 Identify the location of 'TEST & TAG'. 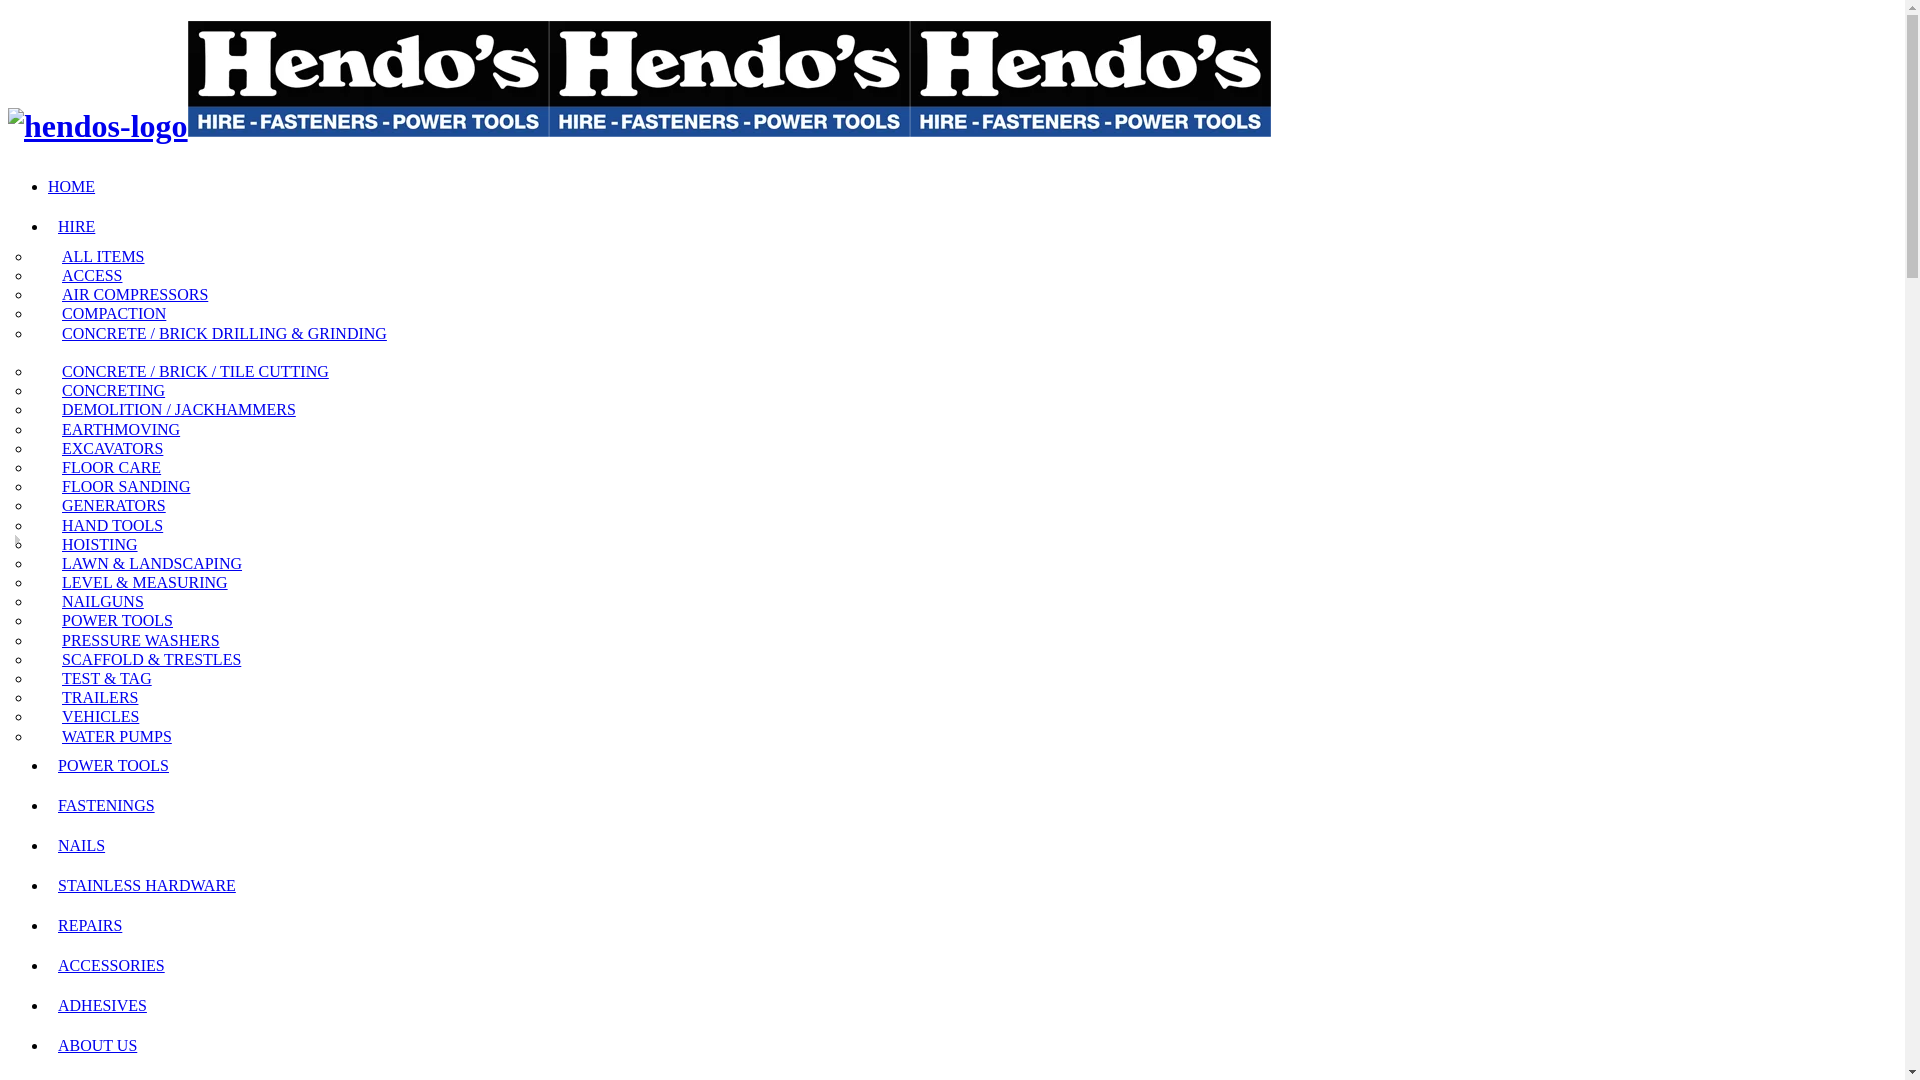
(100, 677).